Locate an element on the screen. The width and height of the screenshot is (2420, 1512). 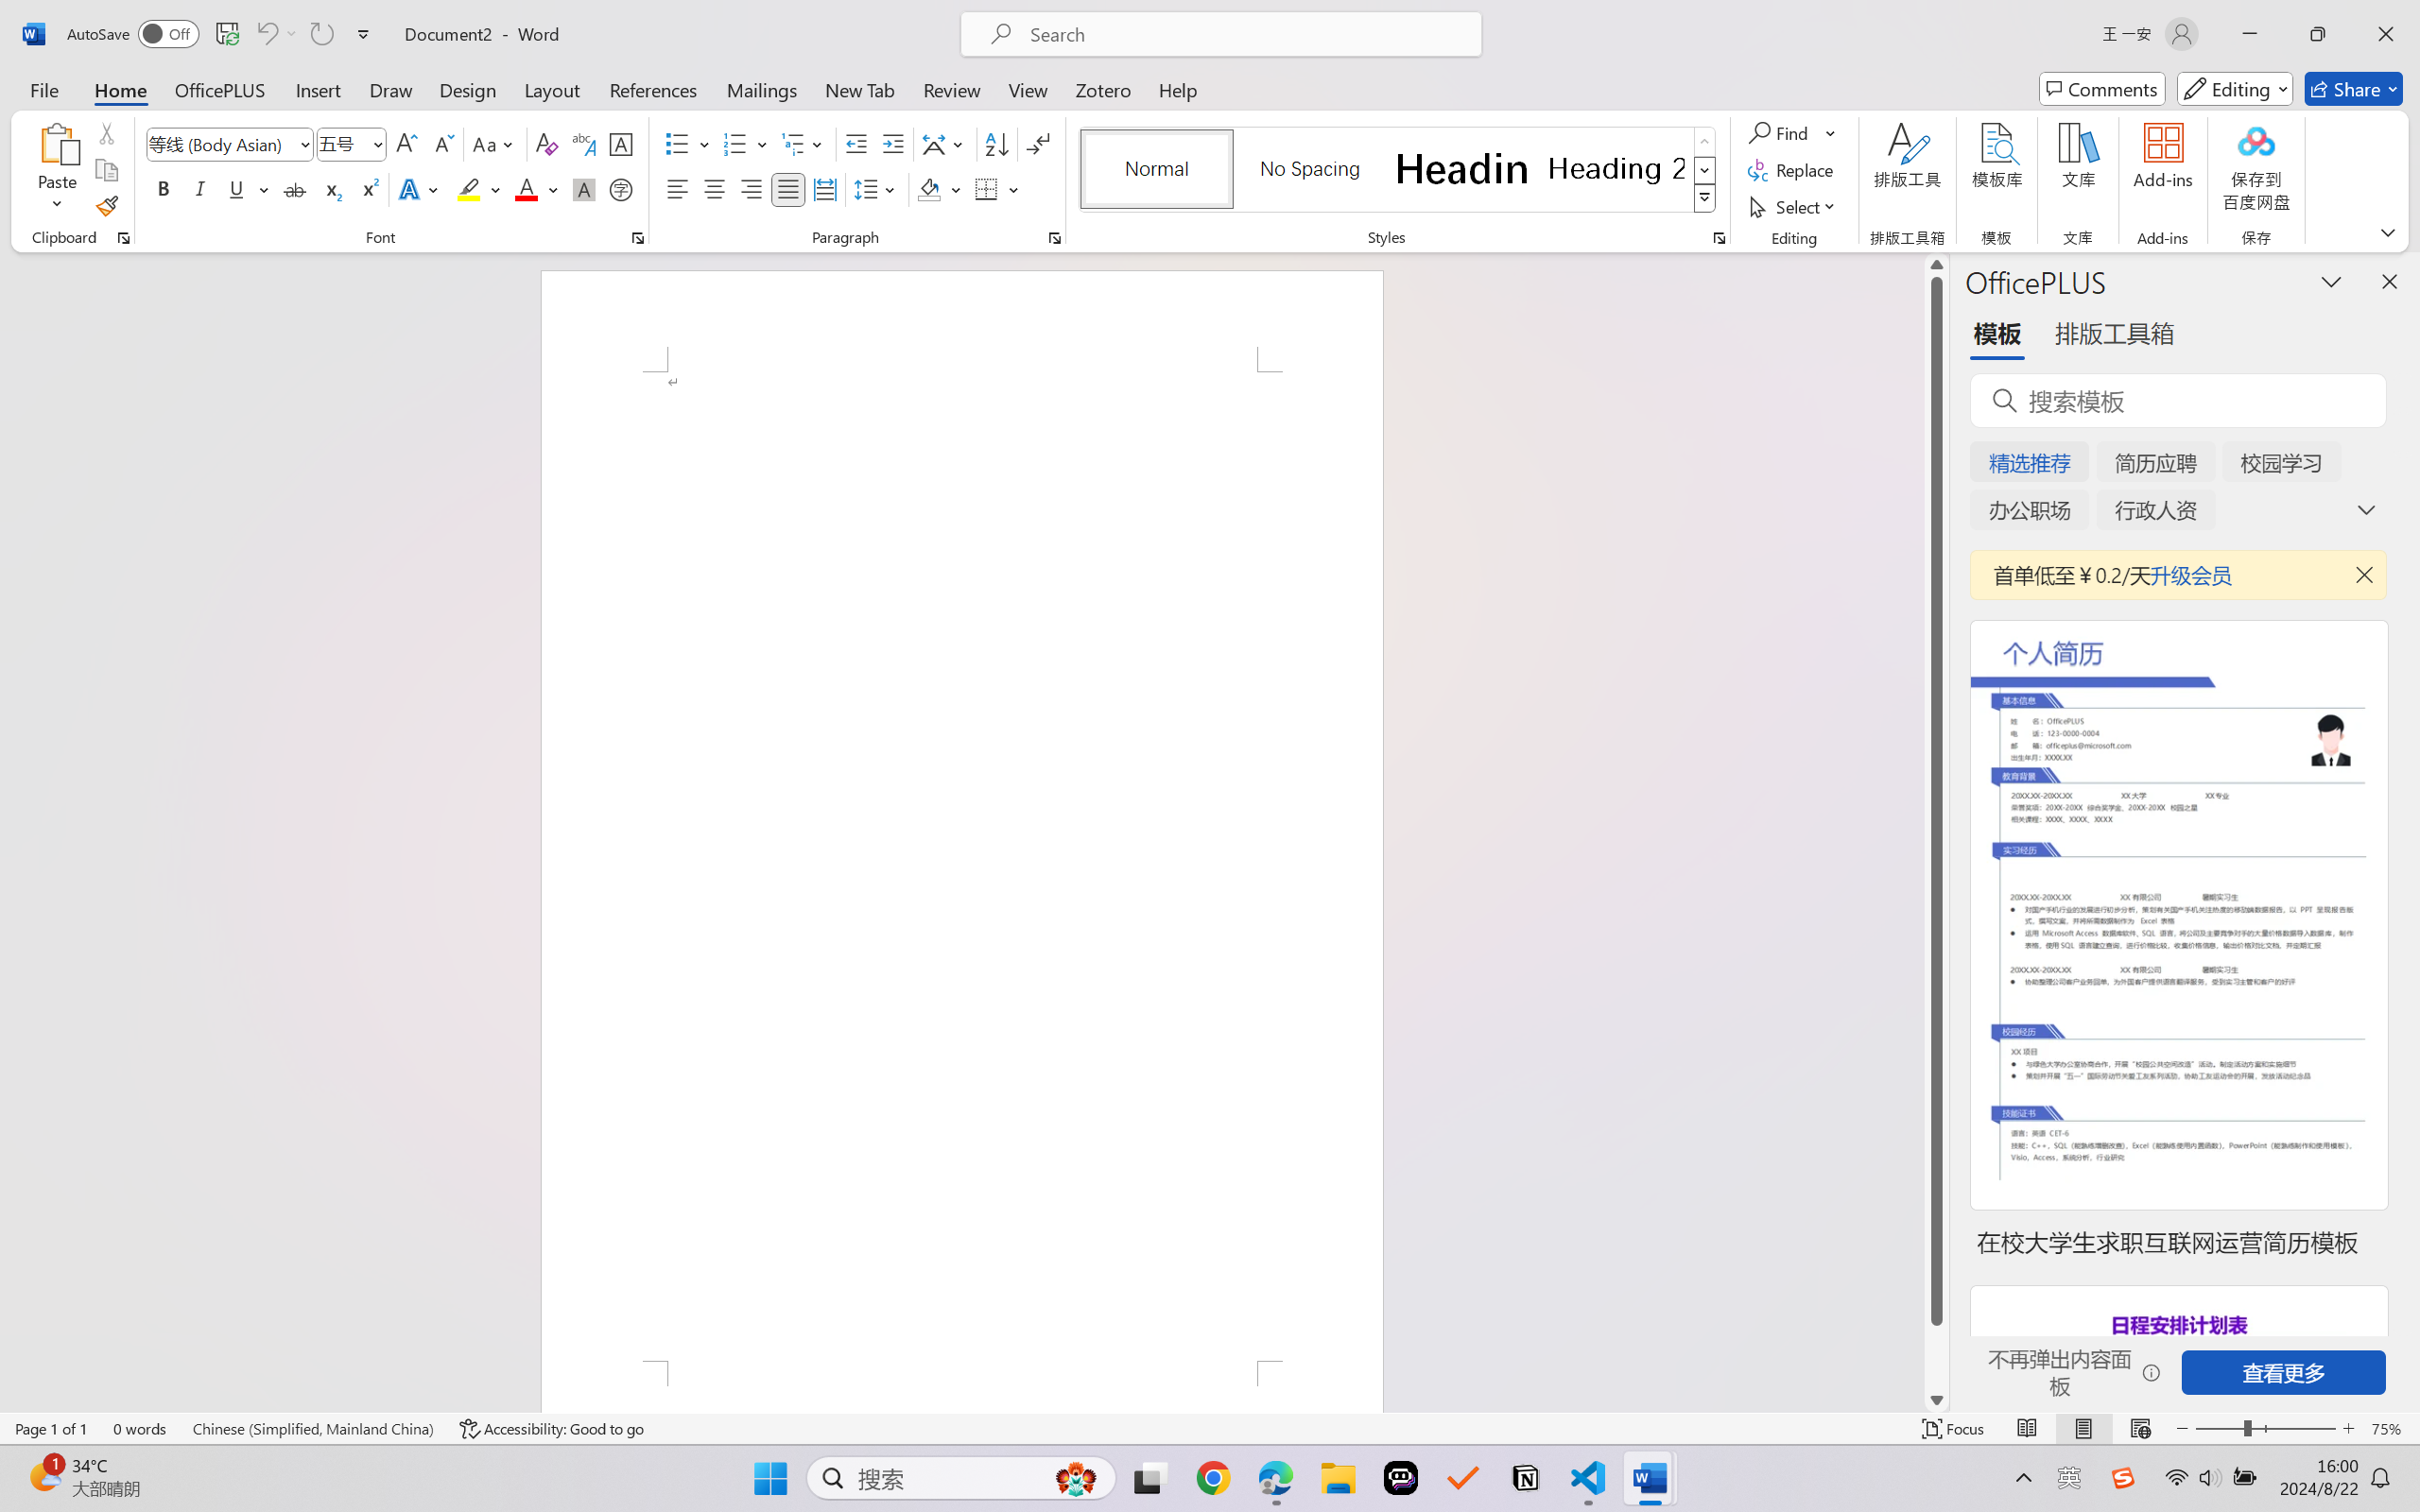
'Can' is located at coordinates (320, 33).